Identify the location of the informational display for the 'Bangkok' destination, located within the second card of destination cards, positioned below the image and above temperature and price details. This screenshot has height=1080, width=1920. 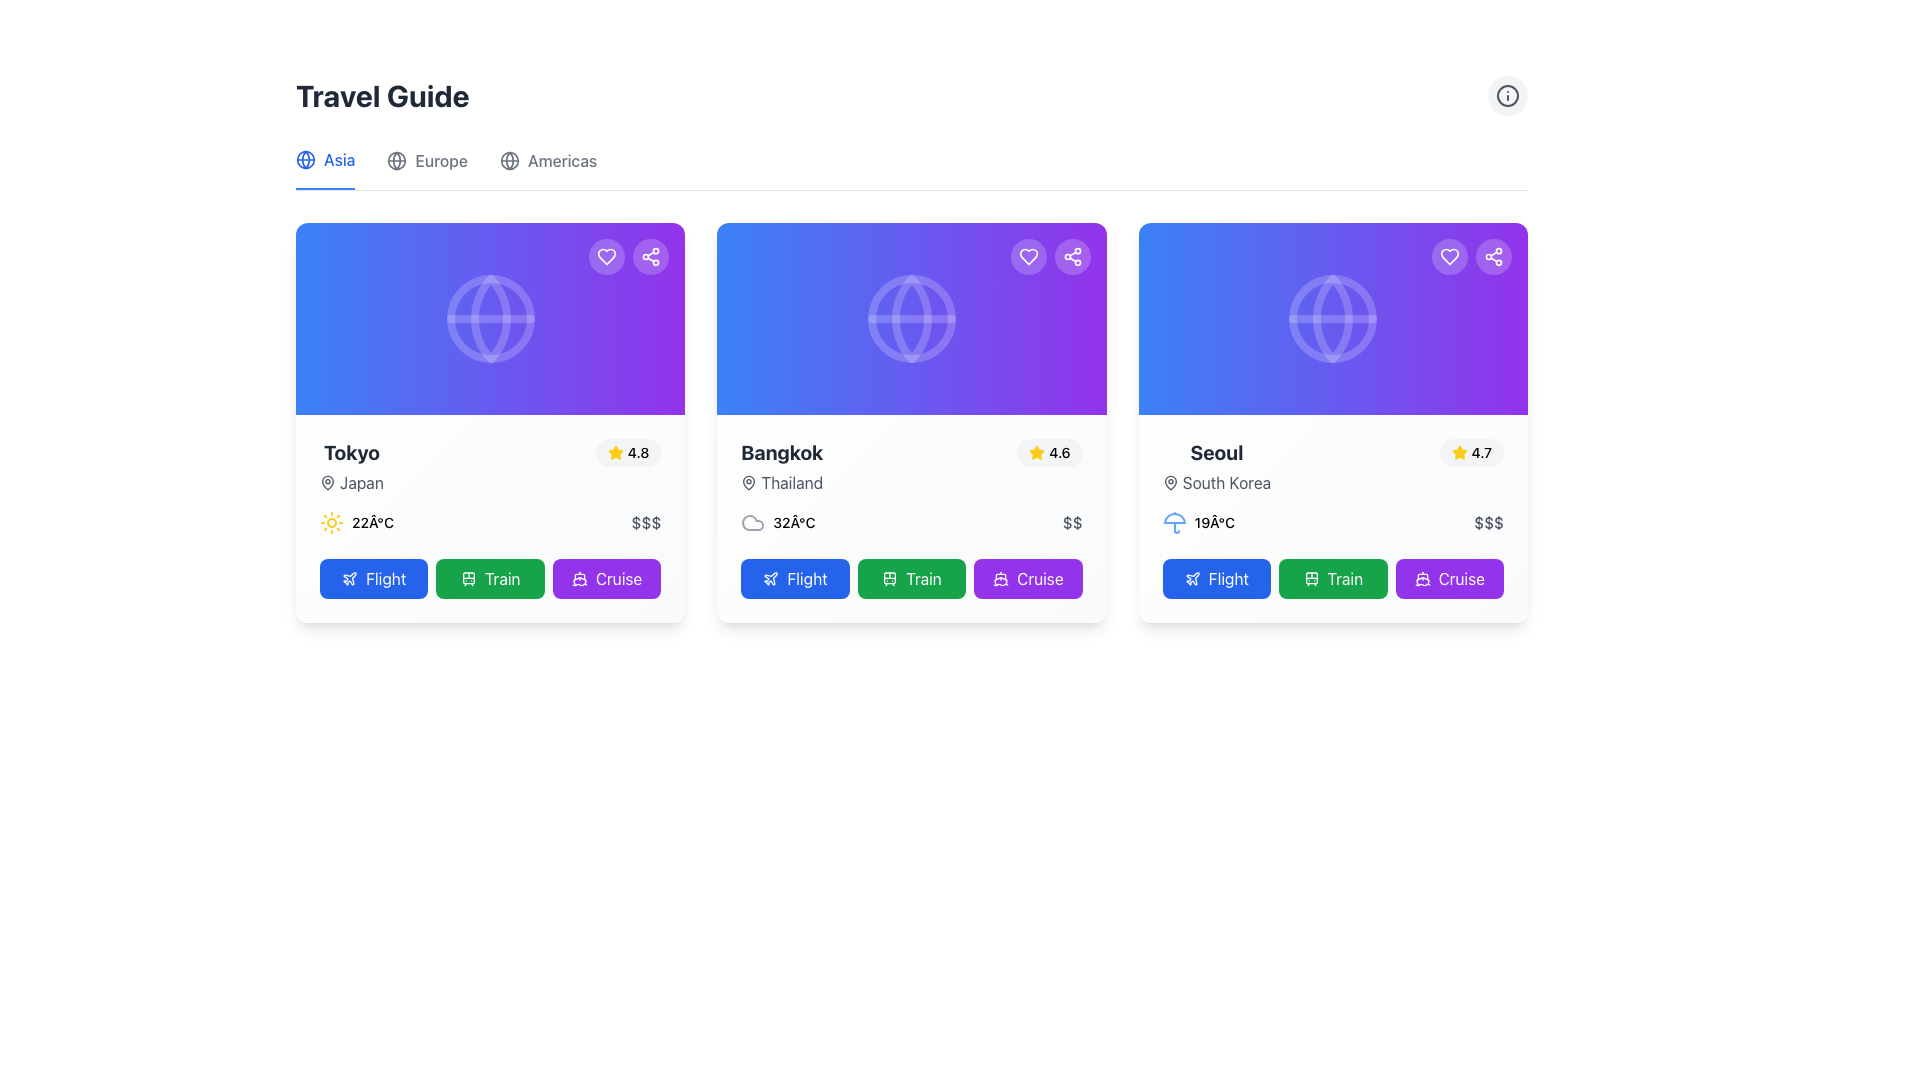
(911, 466).